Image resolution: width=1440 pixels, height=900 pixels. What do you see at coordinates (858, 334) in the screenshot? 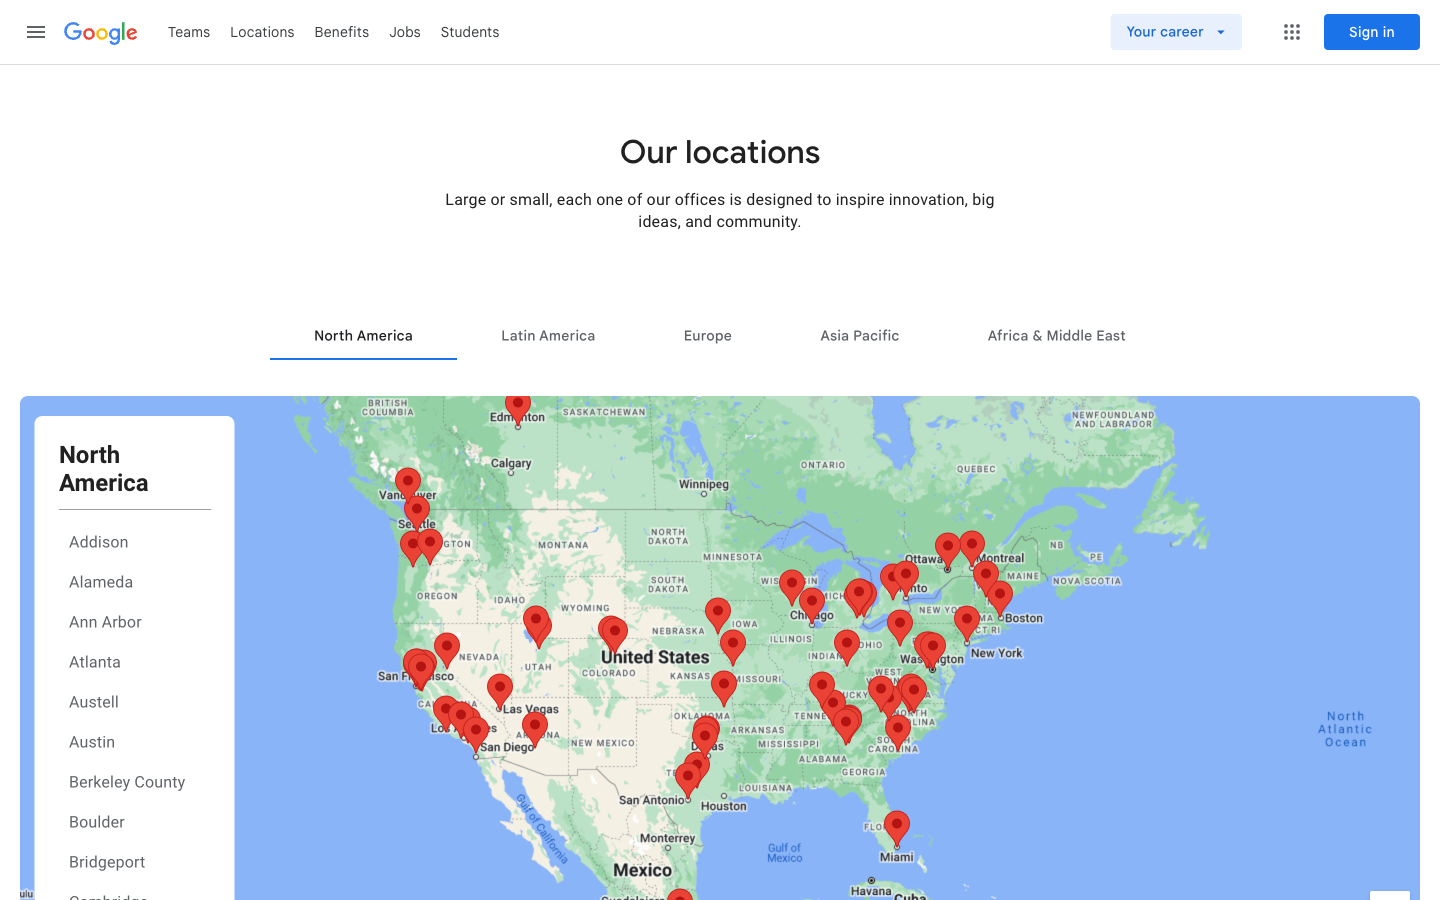
I see `Alter the geographical location` at bounding box center [858, 334].